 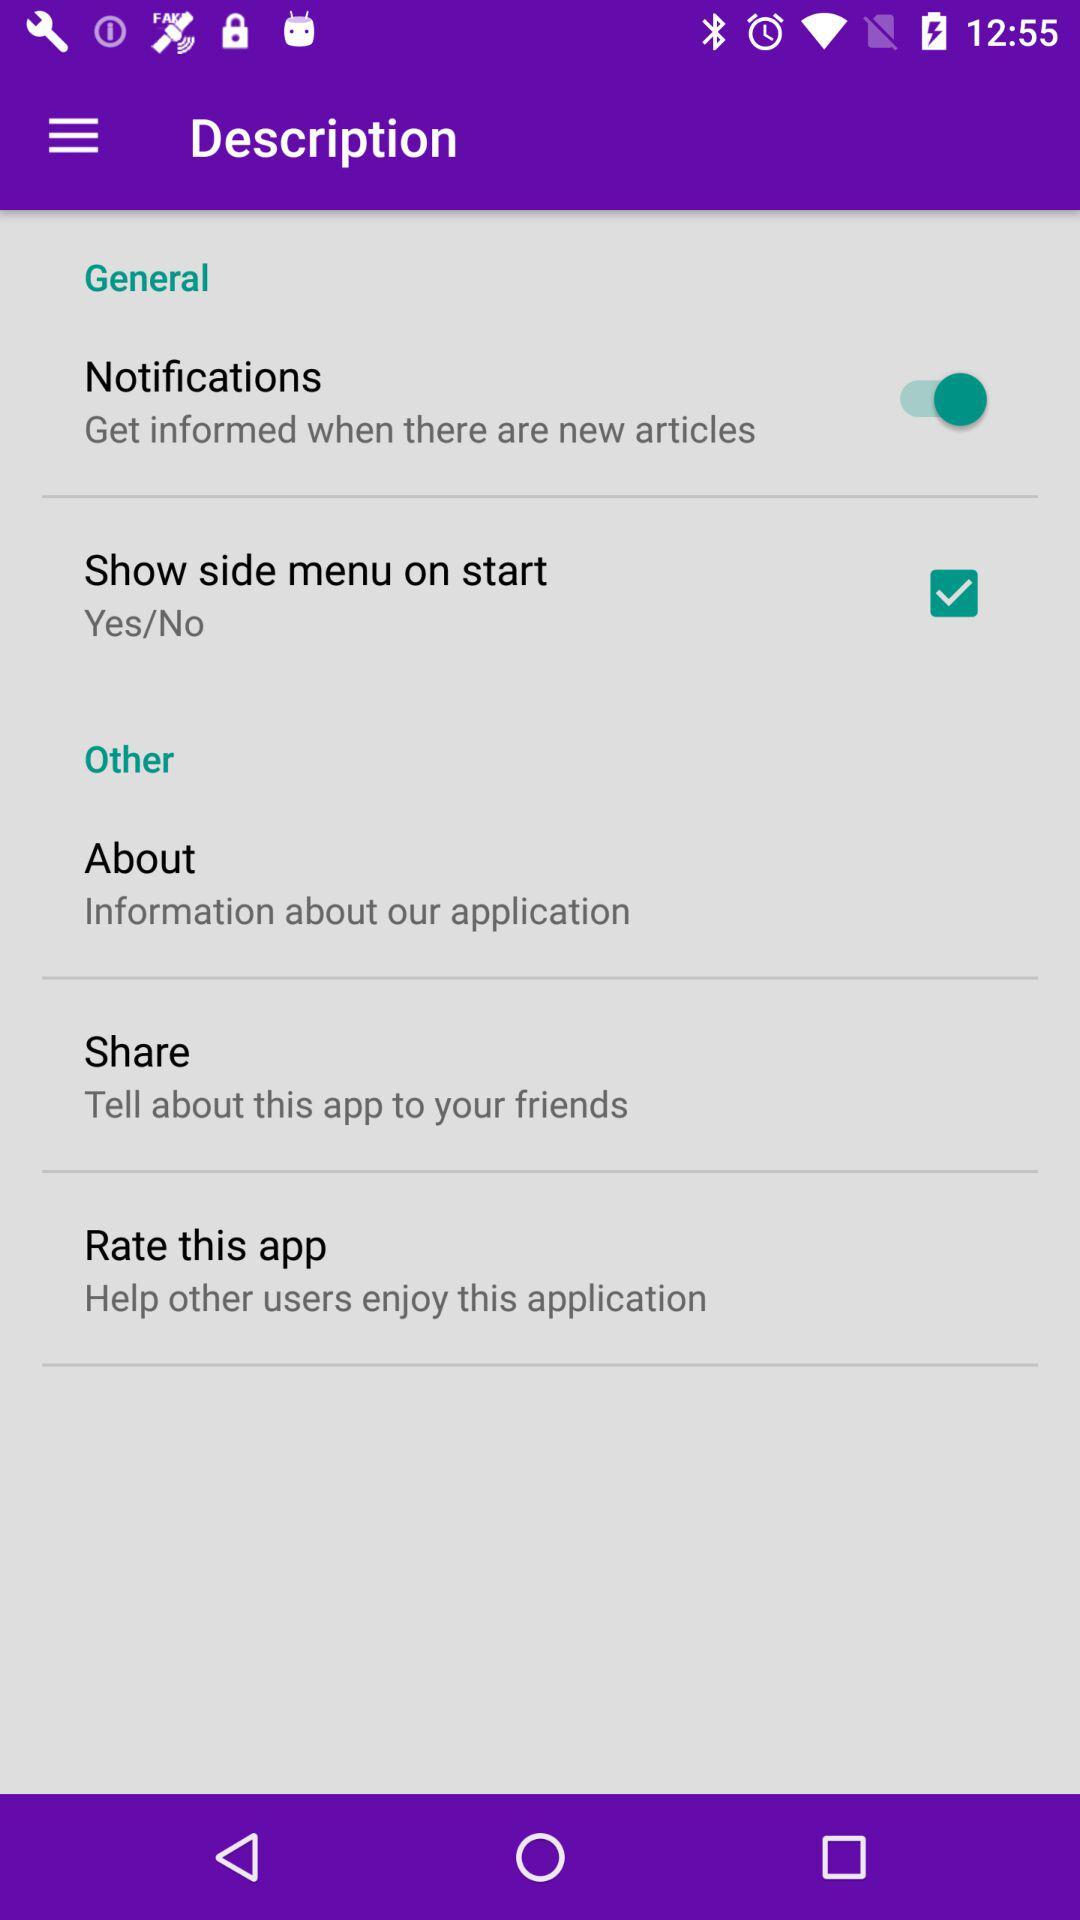 What do you see at coordinates (395, 1296) in the screenshot?
I see `icon below rate this app` at bounding box center [395, 1296].